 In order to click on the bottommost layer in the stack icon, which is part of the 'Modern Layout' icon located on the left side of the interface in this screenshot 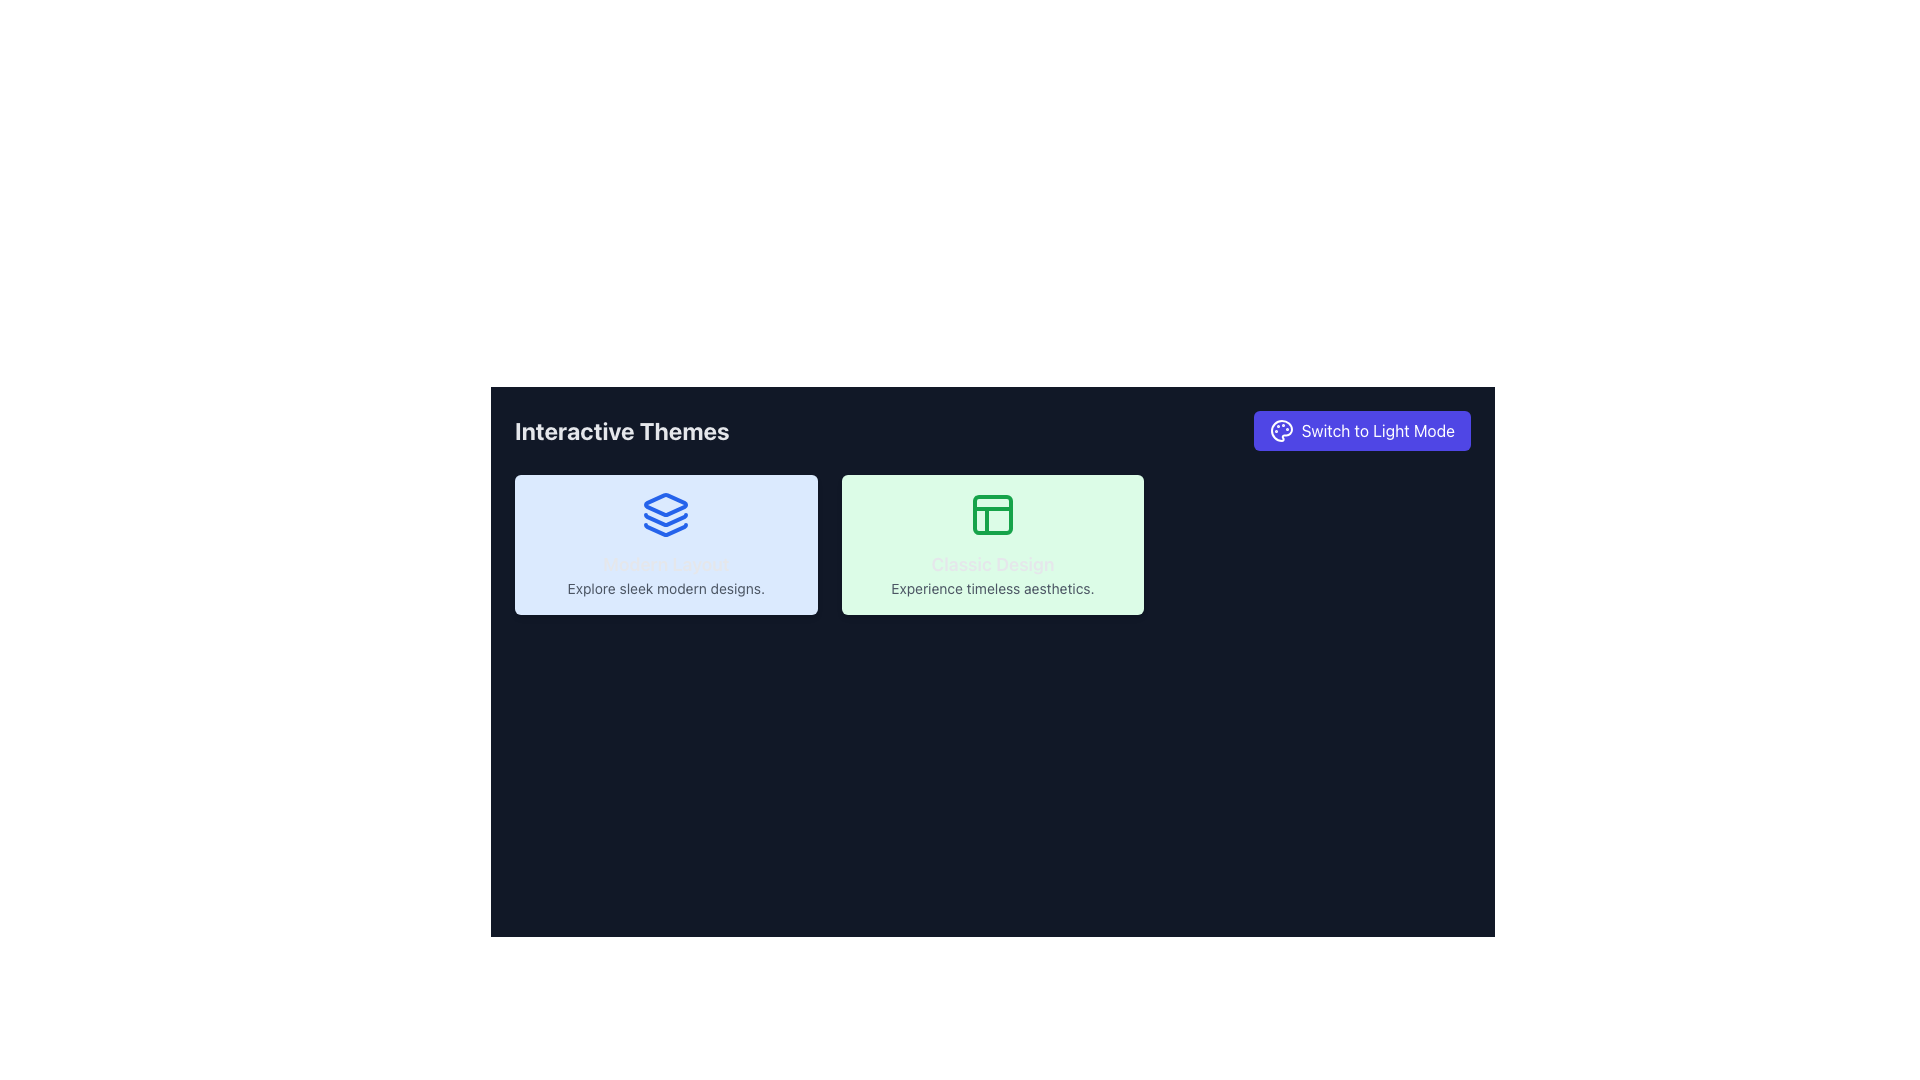, I will do `click(666, 528)`.